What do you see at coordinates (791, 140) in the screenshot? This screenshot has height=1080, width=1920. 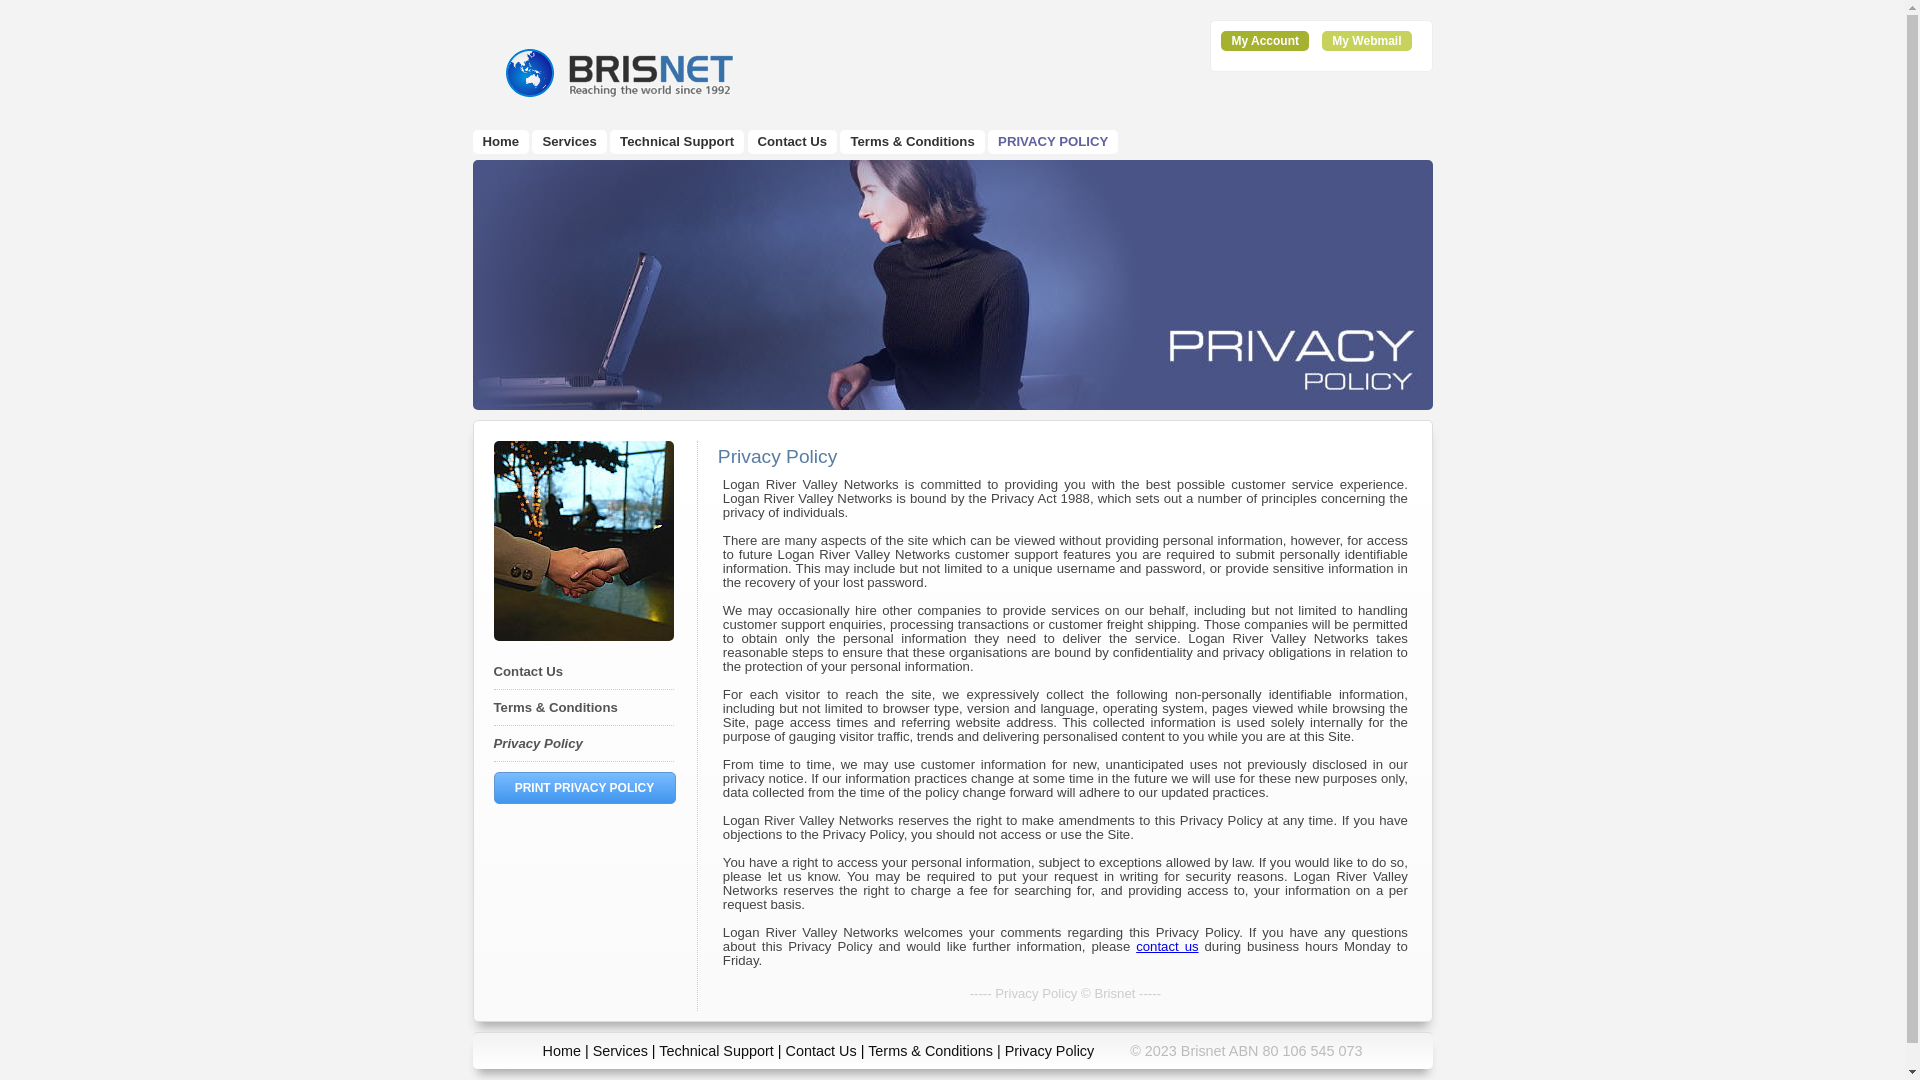 I see `'Contact Us'` at bounding box center [791, 140].